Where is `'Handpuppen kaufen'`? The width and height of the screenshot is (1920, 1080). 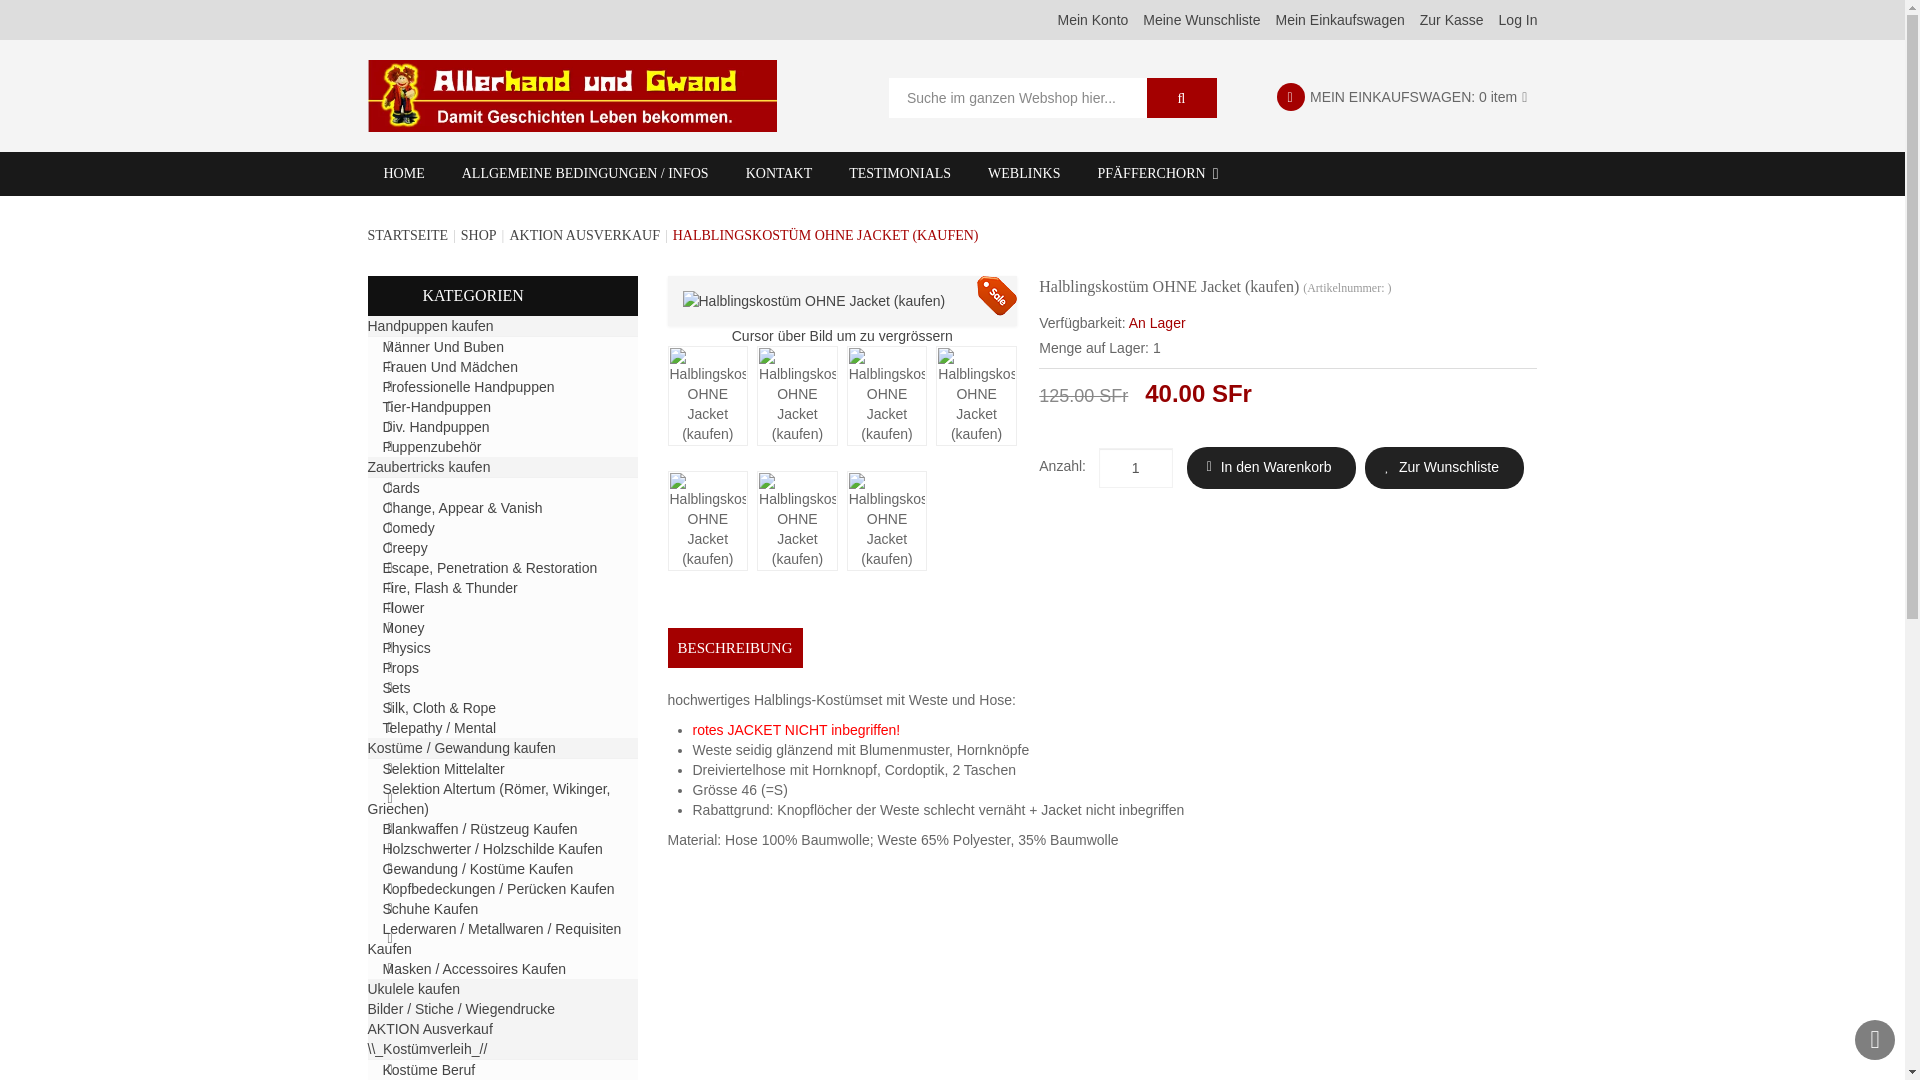
'Handpuppen kaufen' is located at coordinates (430, 325).